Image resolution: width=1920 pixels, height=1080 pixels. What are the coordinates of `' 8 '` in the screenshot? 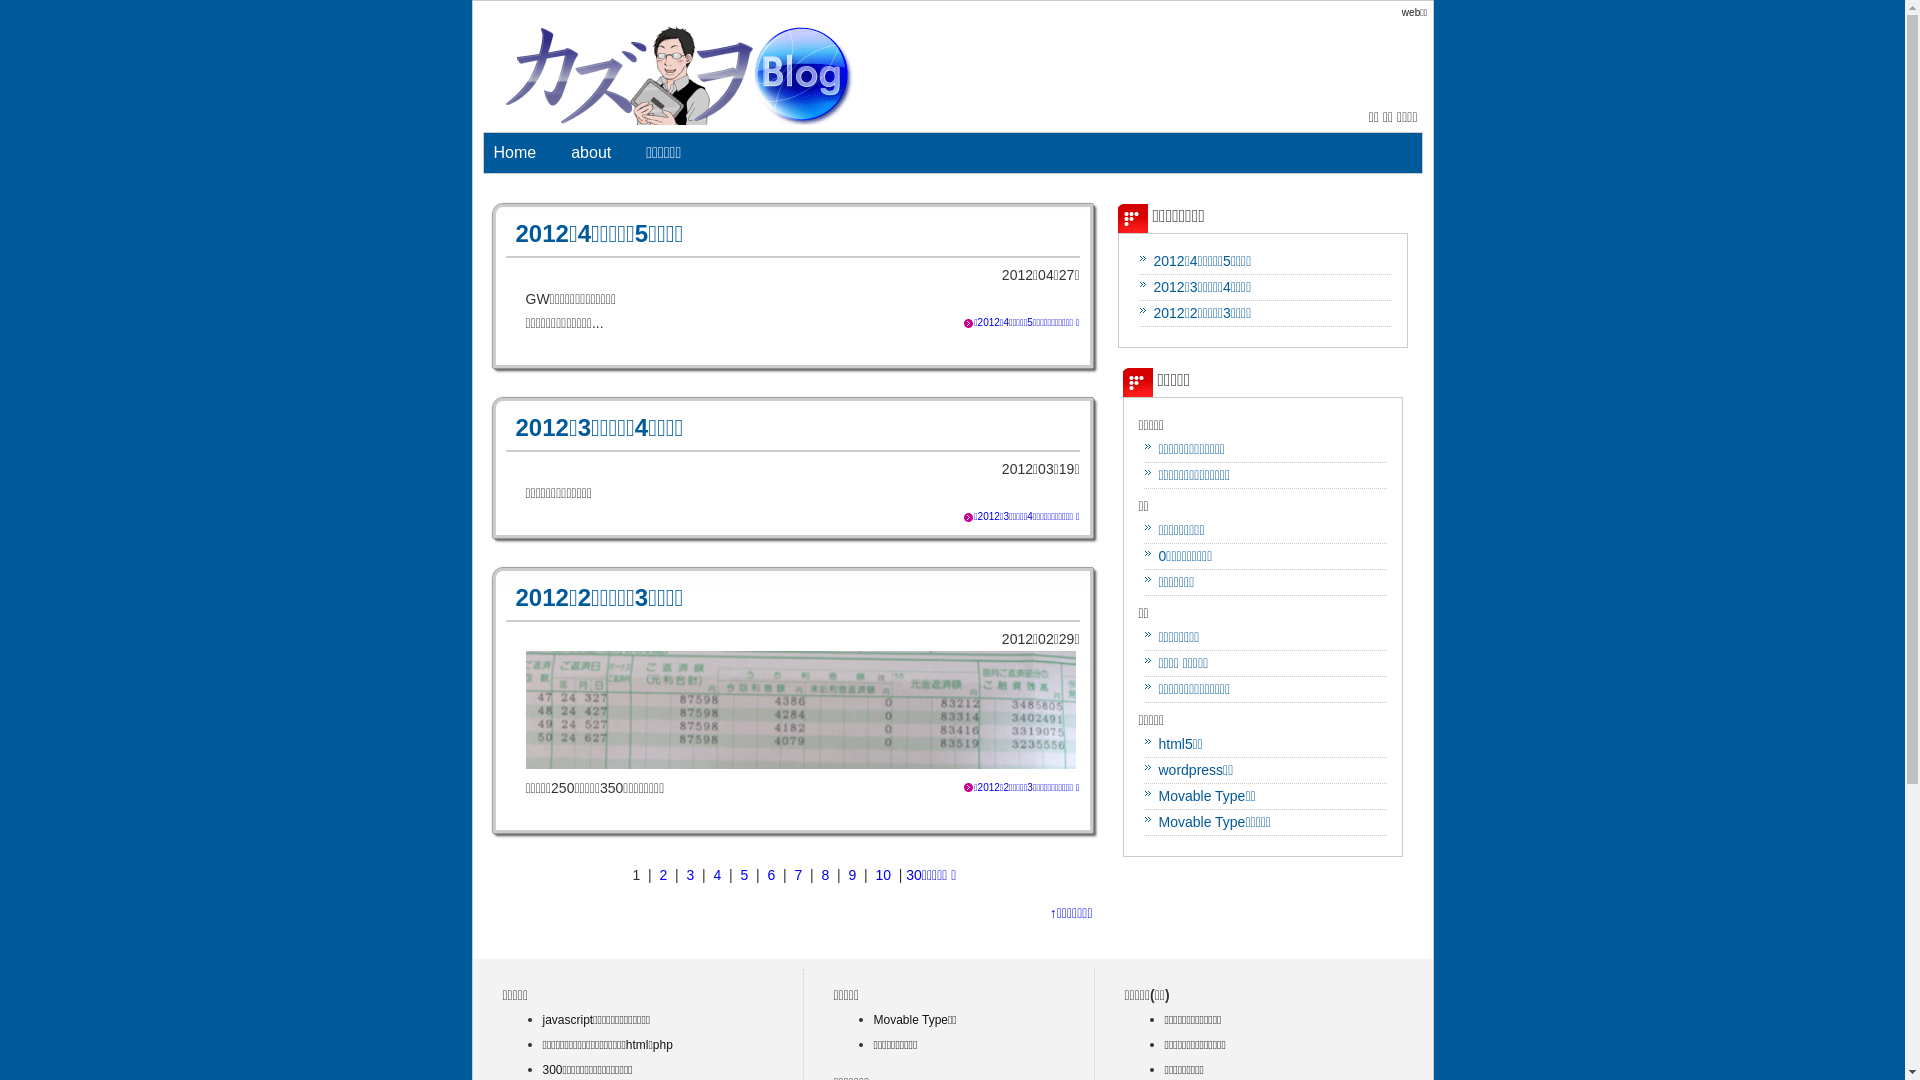 It's located at (825, 874).